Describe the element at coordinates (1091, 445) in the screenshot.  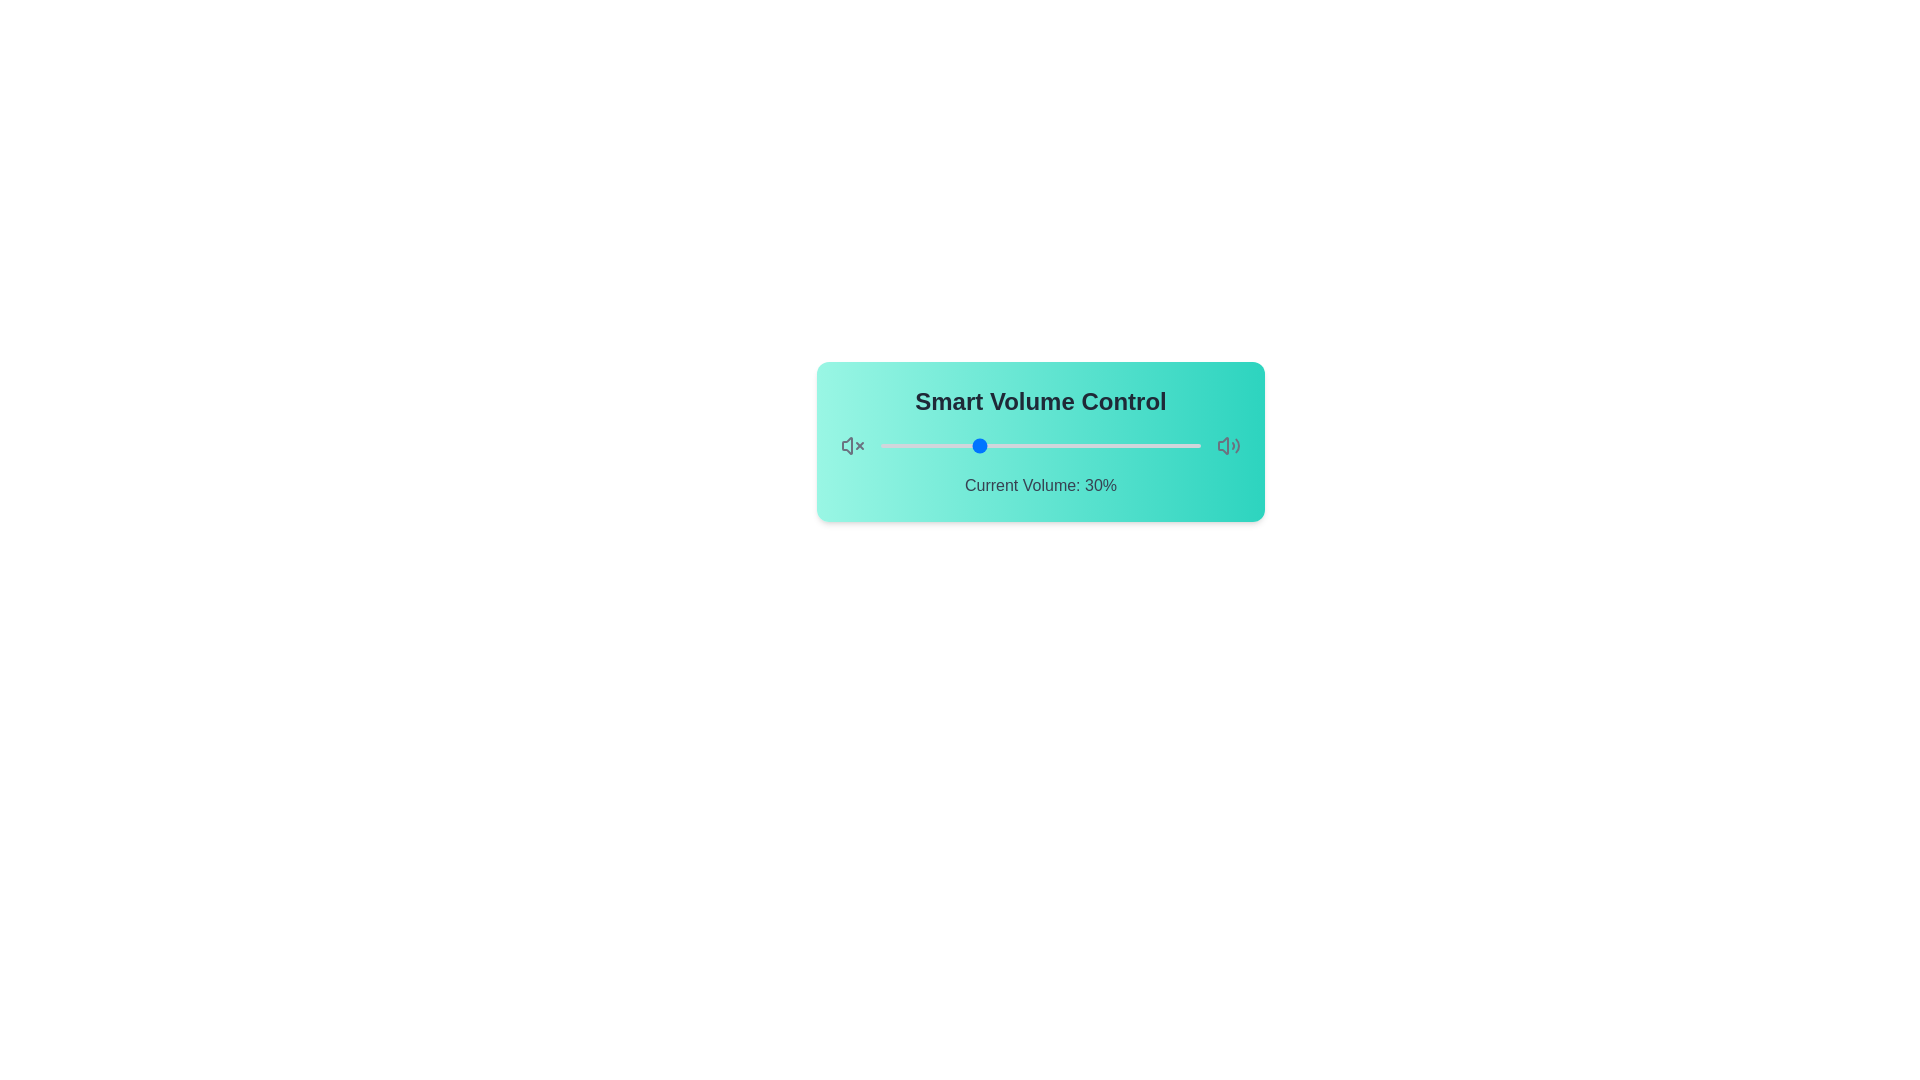
I see `the volume slider to set the volume to 66%` at that location.